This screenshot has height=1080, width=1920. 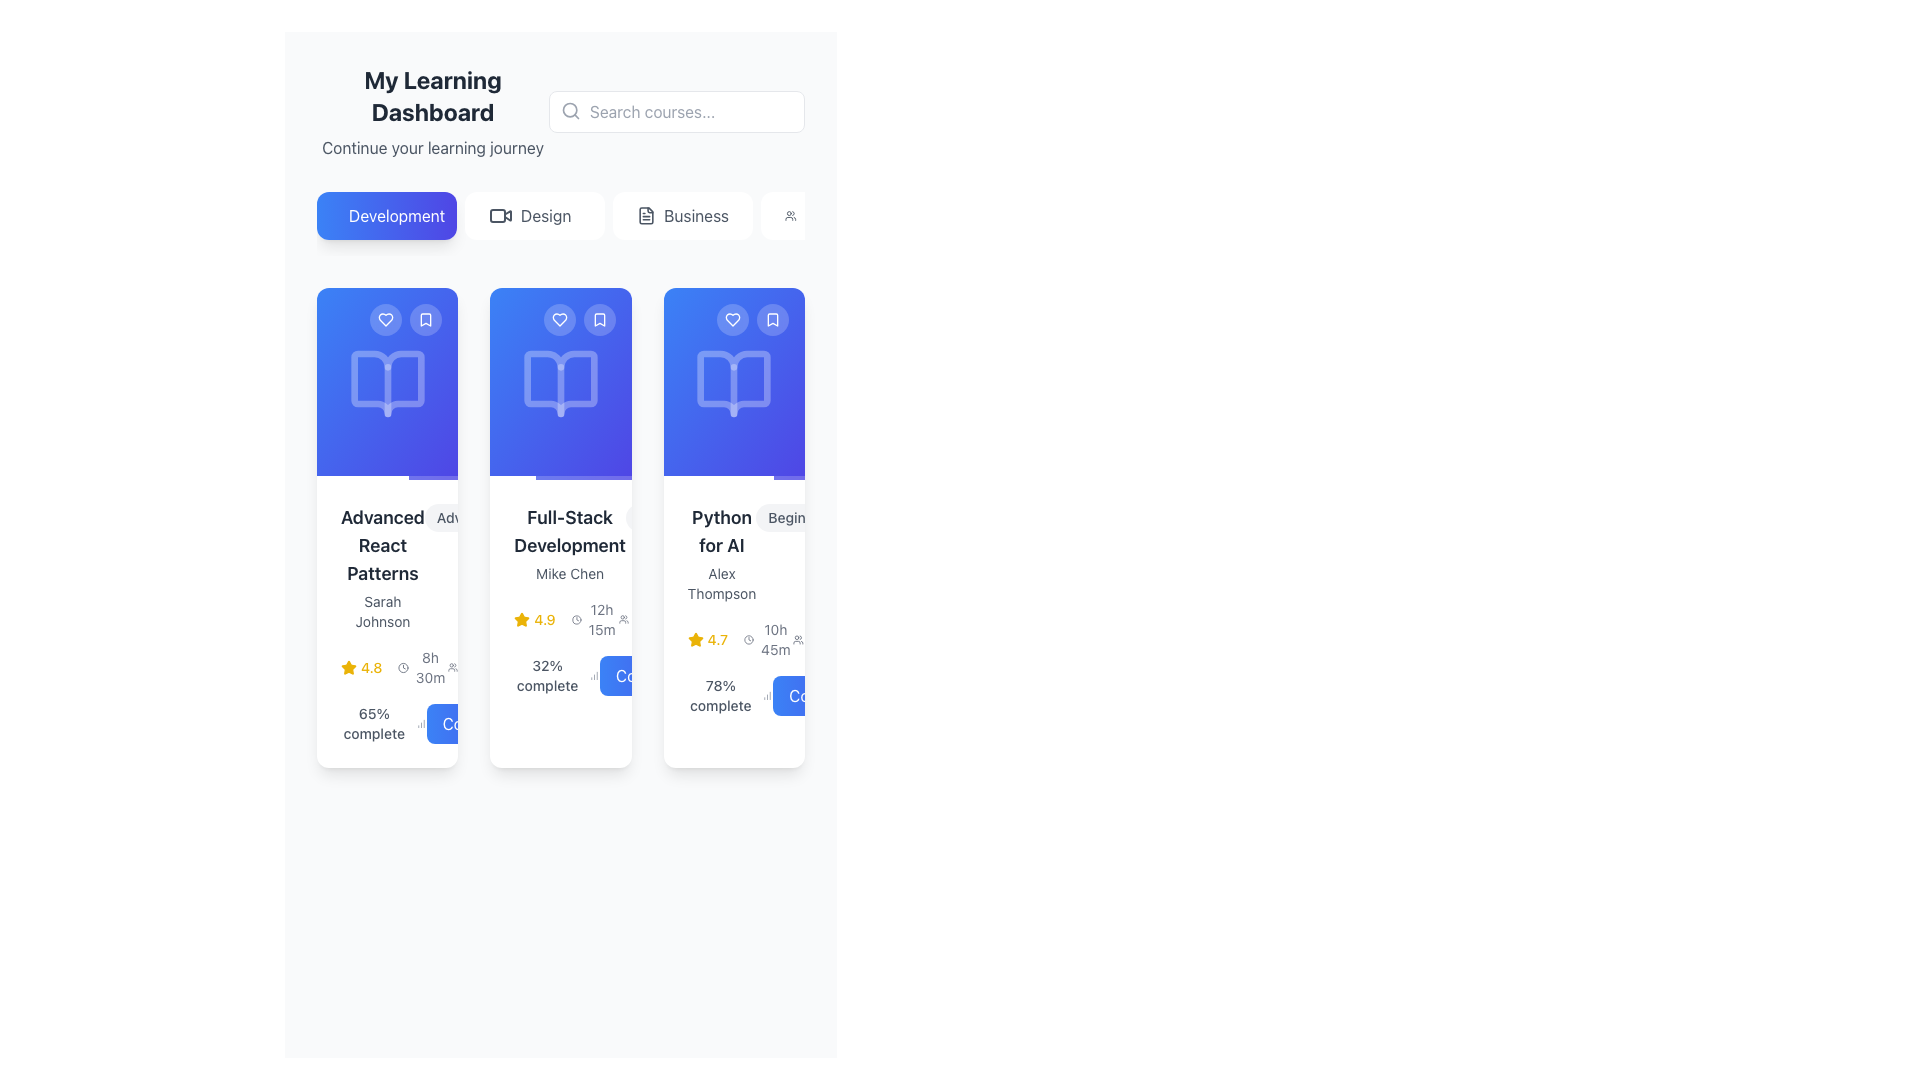 I want to click on the informational text and icon indicating the completion percentage of the course within the 'Full-Stack Development' card, located above the 'Continue' button, so click(x=560, y=675).